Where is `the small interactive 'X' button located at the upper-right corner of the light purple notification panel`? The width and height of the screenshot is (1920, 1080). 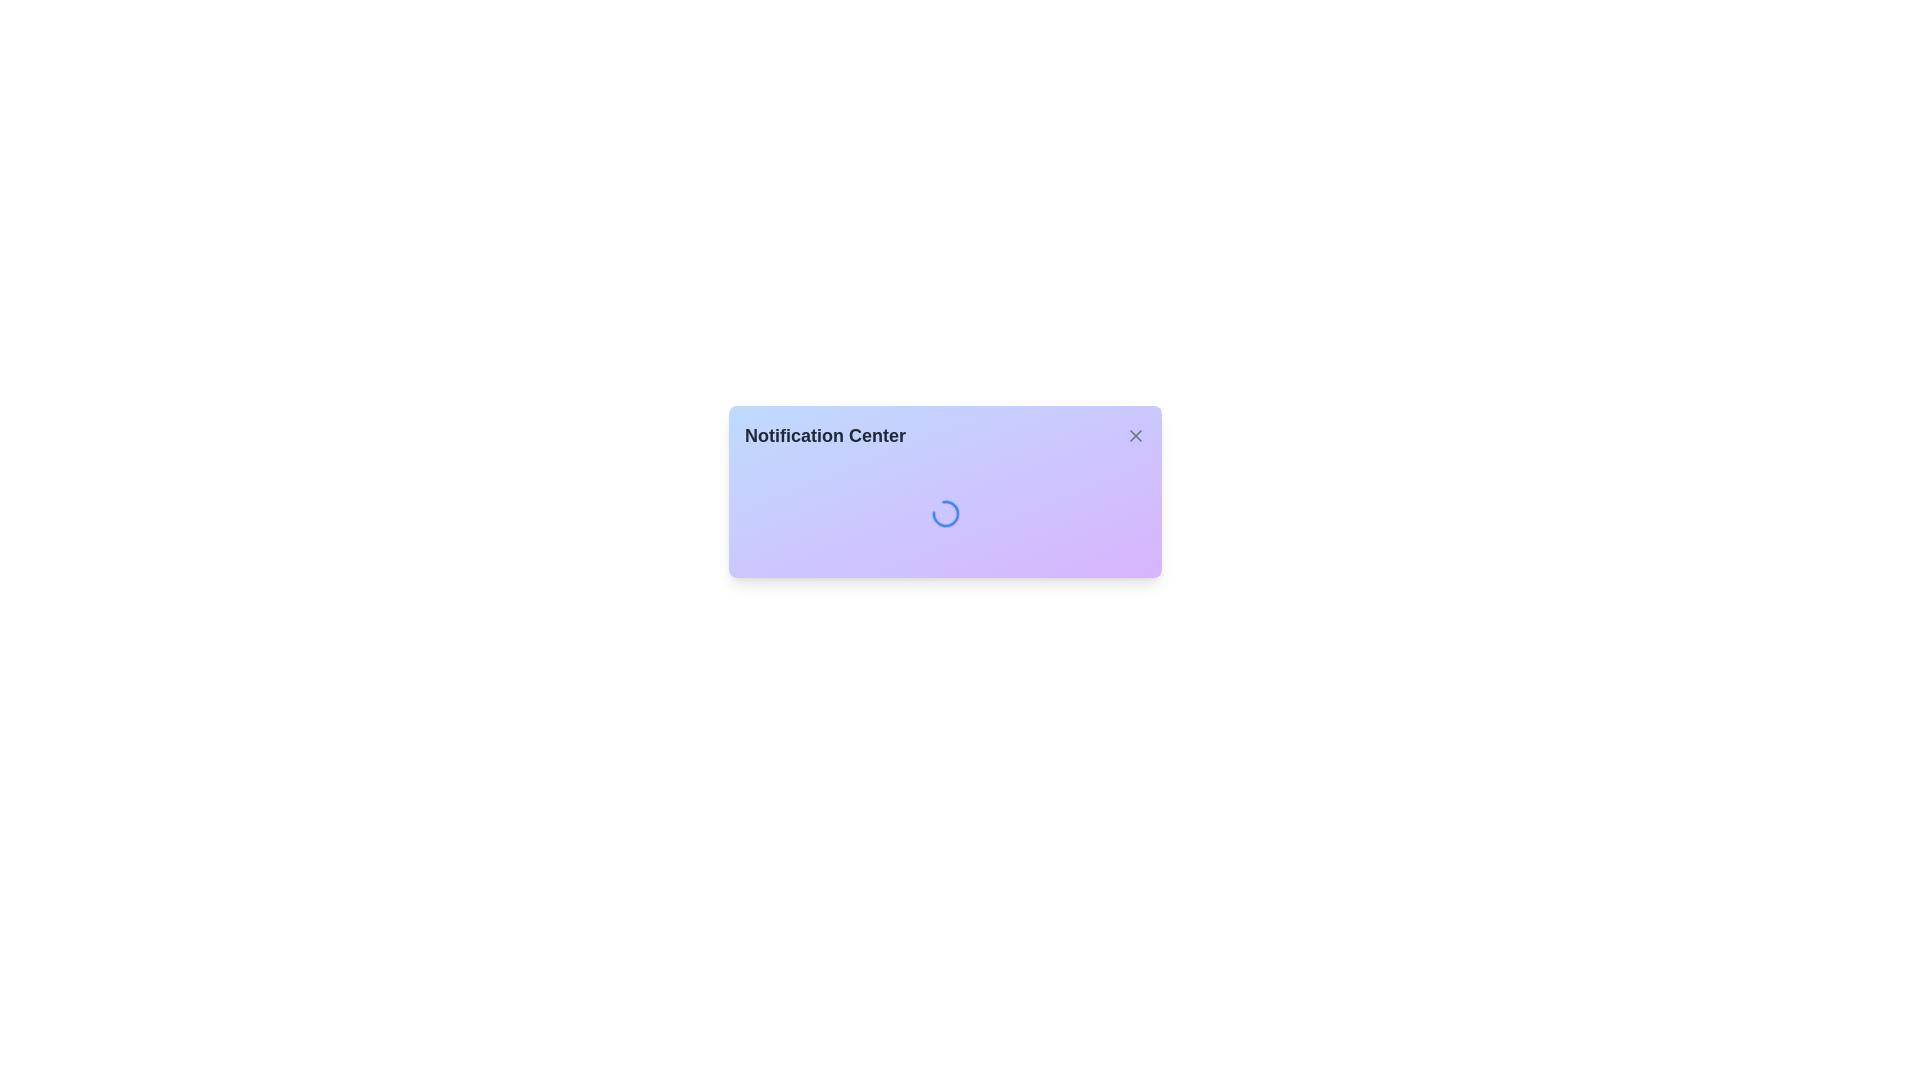 the small interactive 'X' button located at the upper-right corner of the light purple notification panel is located at coordinates (1136, 434).